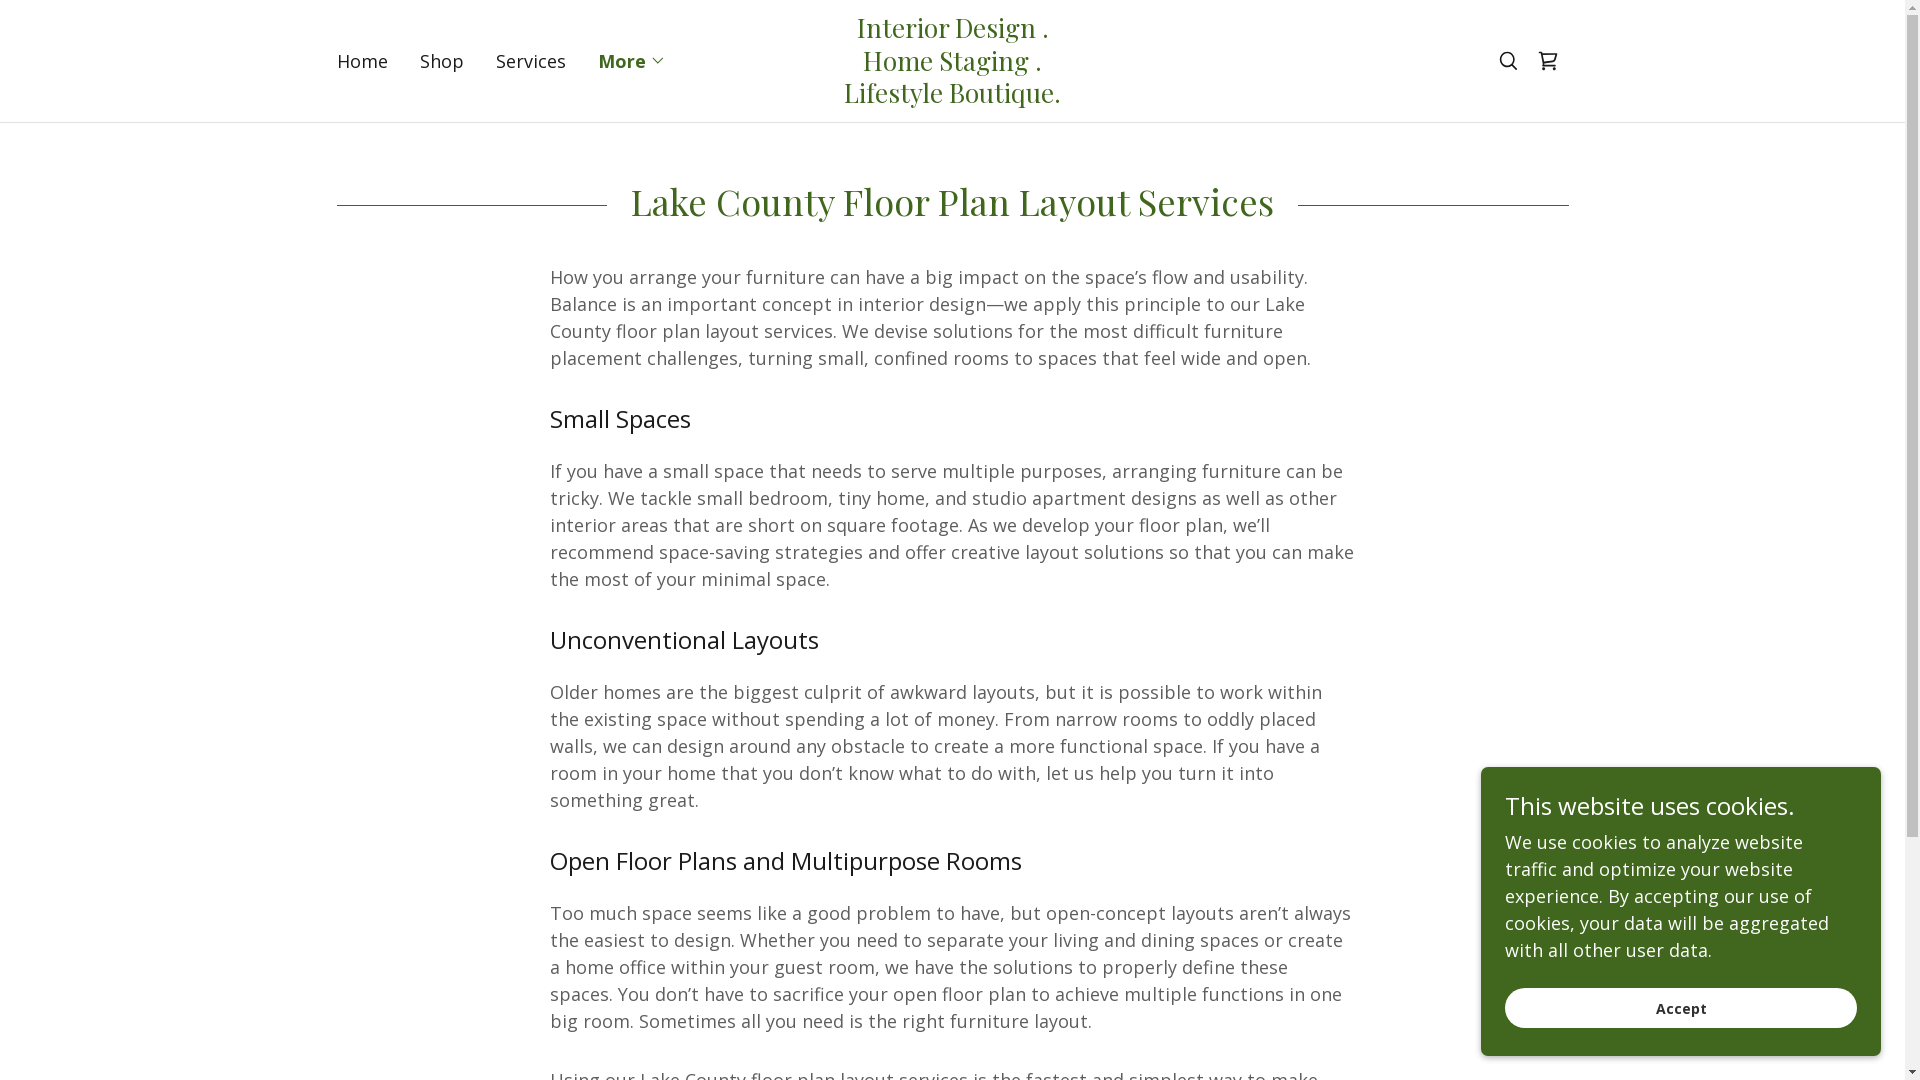 This screenshot has height=1080, width=1920. What do you see at coordinates (489, 60) in the screenshot?
I see `'Services'` at bounding box center [489, 60].